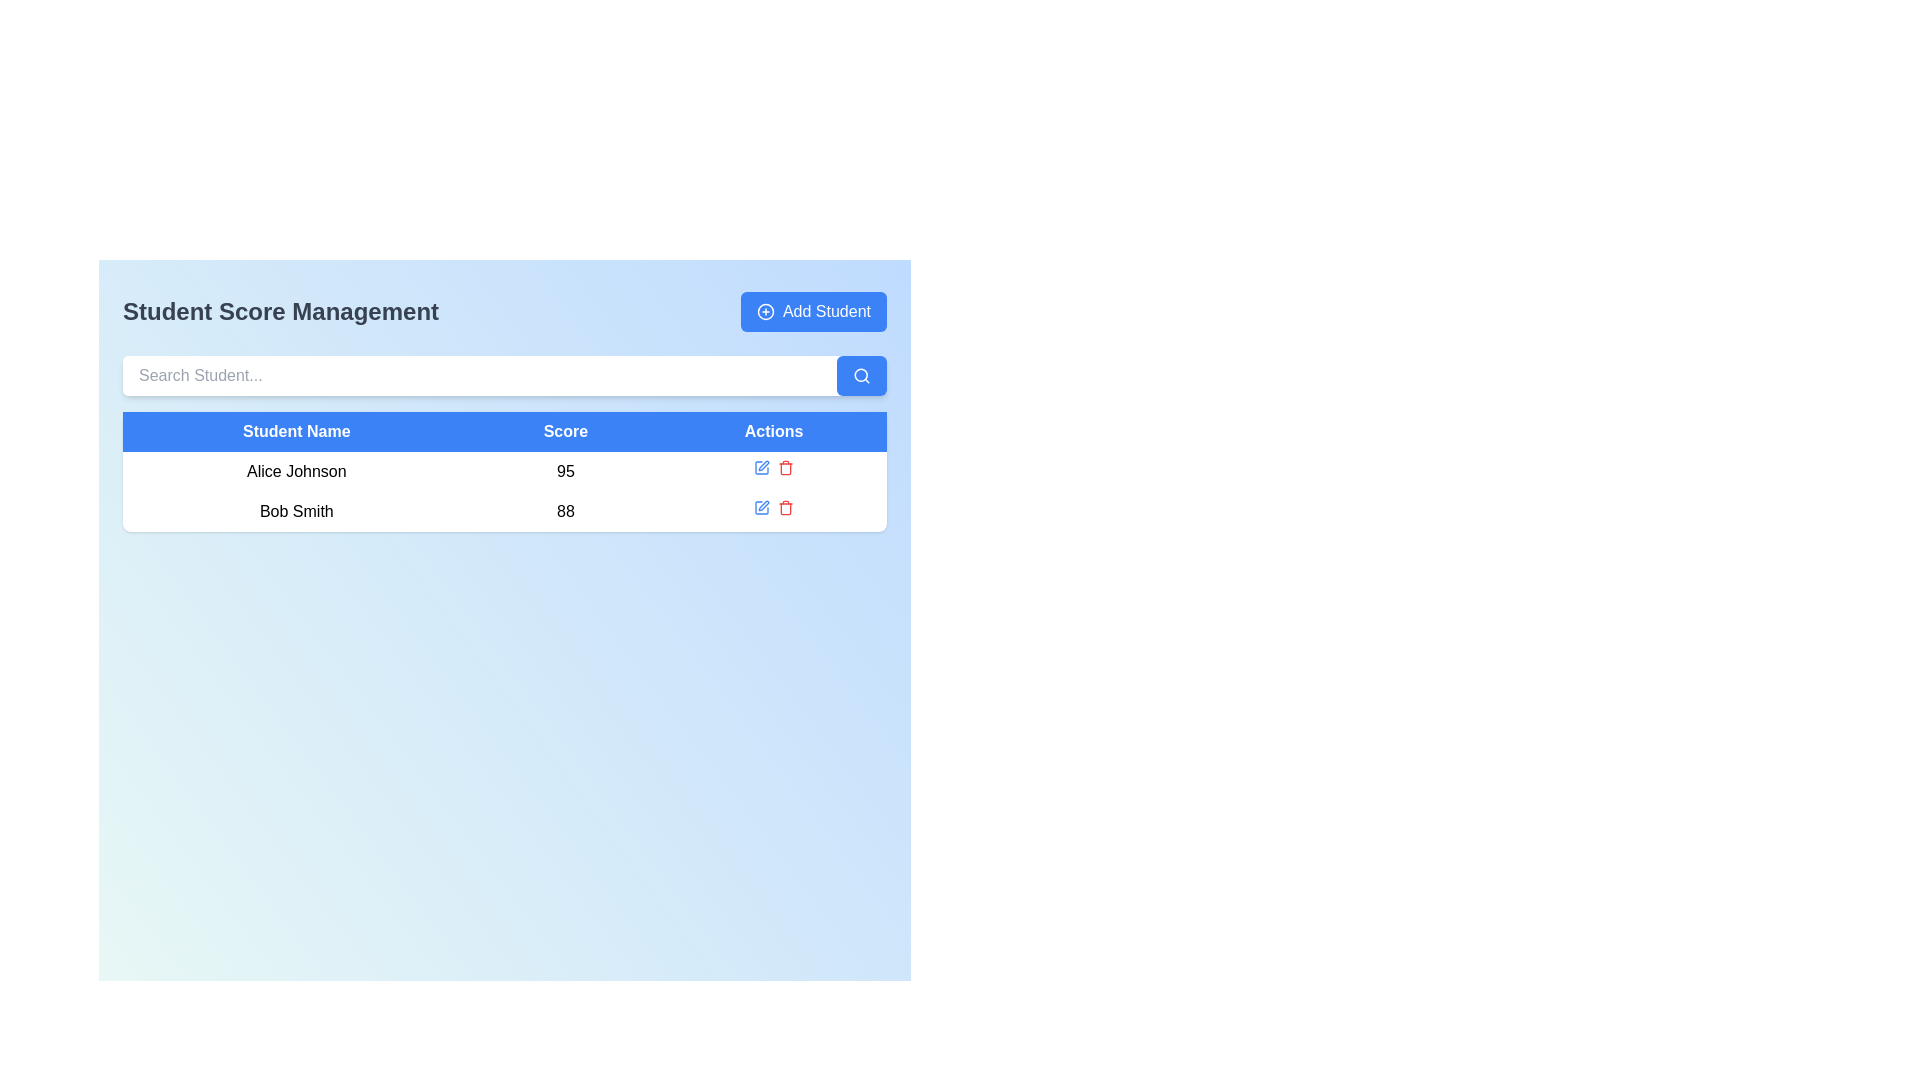 The width and height of the screenshot is (1920, 1080). I want to click on the header label indicating student names in the first column of the table, so click(295, 431).